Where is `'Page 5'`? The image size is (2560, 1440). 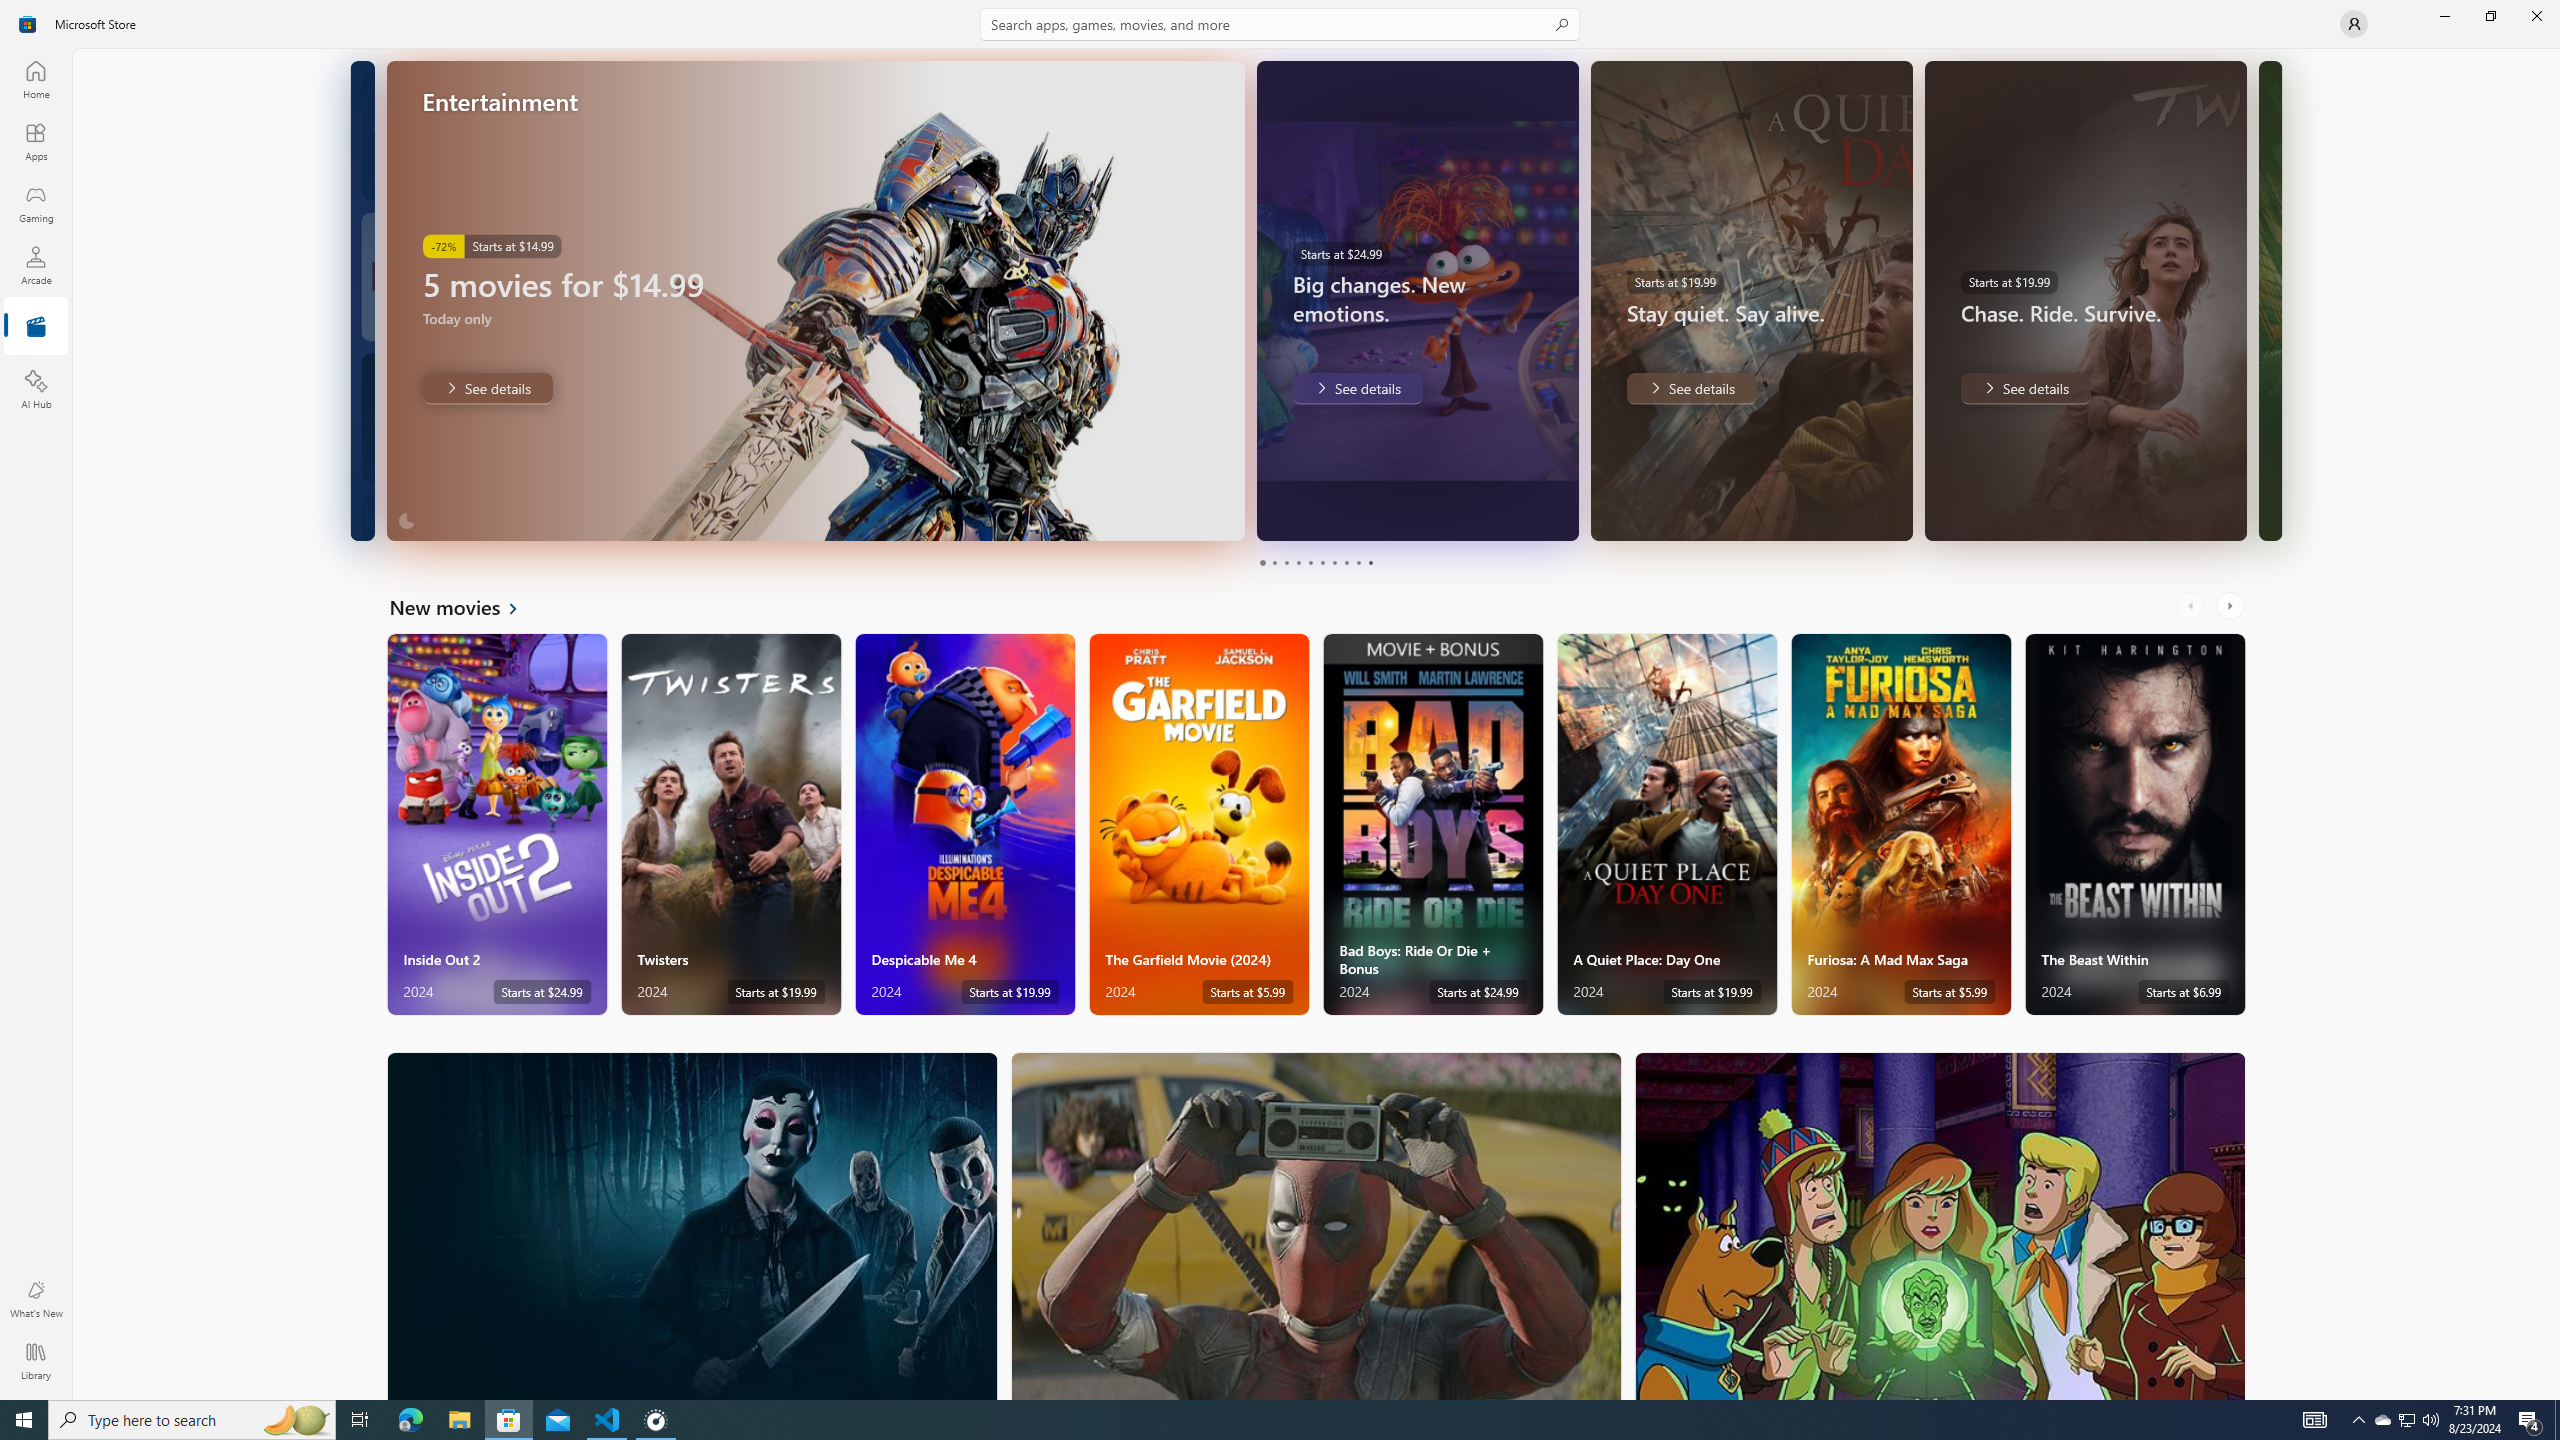 'Page 5' is located at coordinates (1308, 562).